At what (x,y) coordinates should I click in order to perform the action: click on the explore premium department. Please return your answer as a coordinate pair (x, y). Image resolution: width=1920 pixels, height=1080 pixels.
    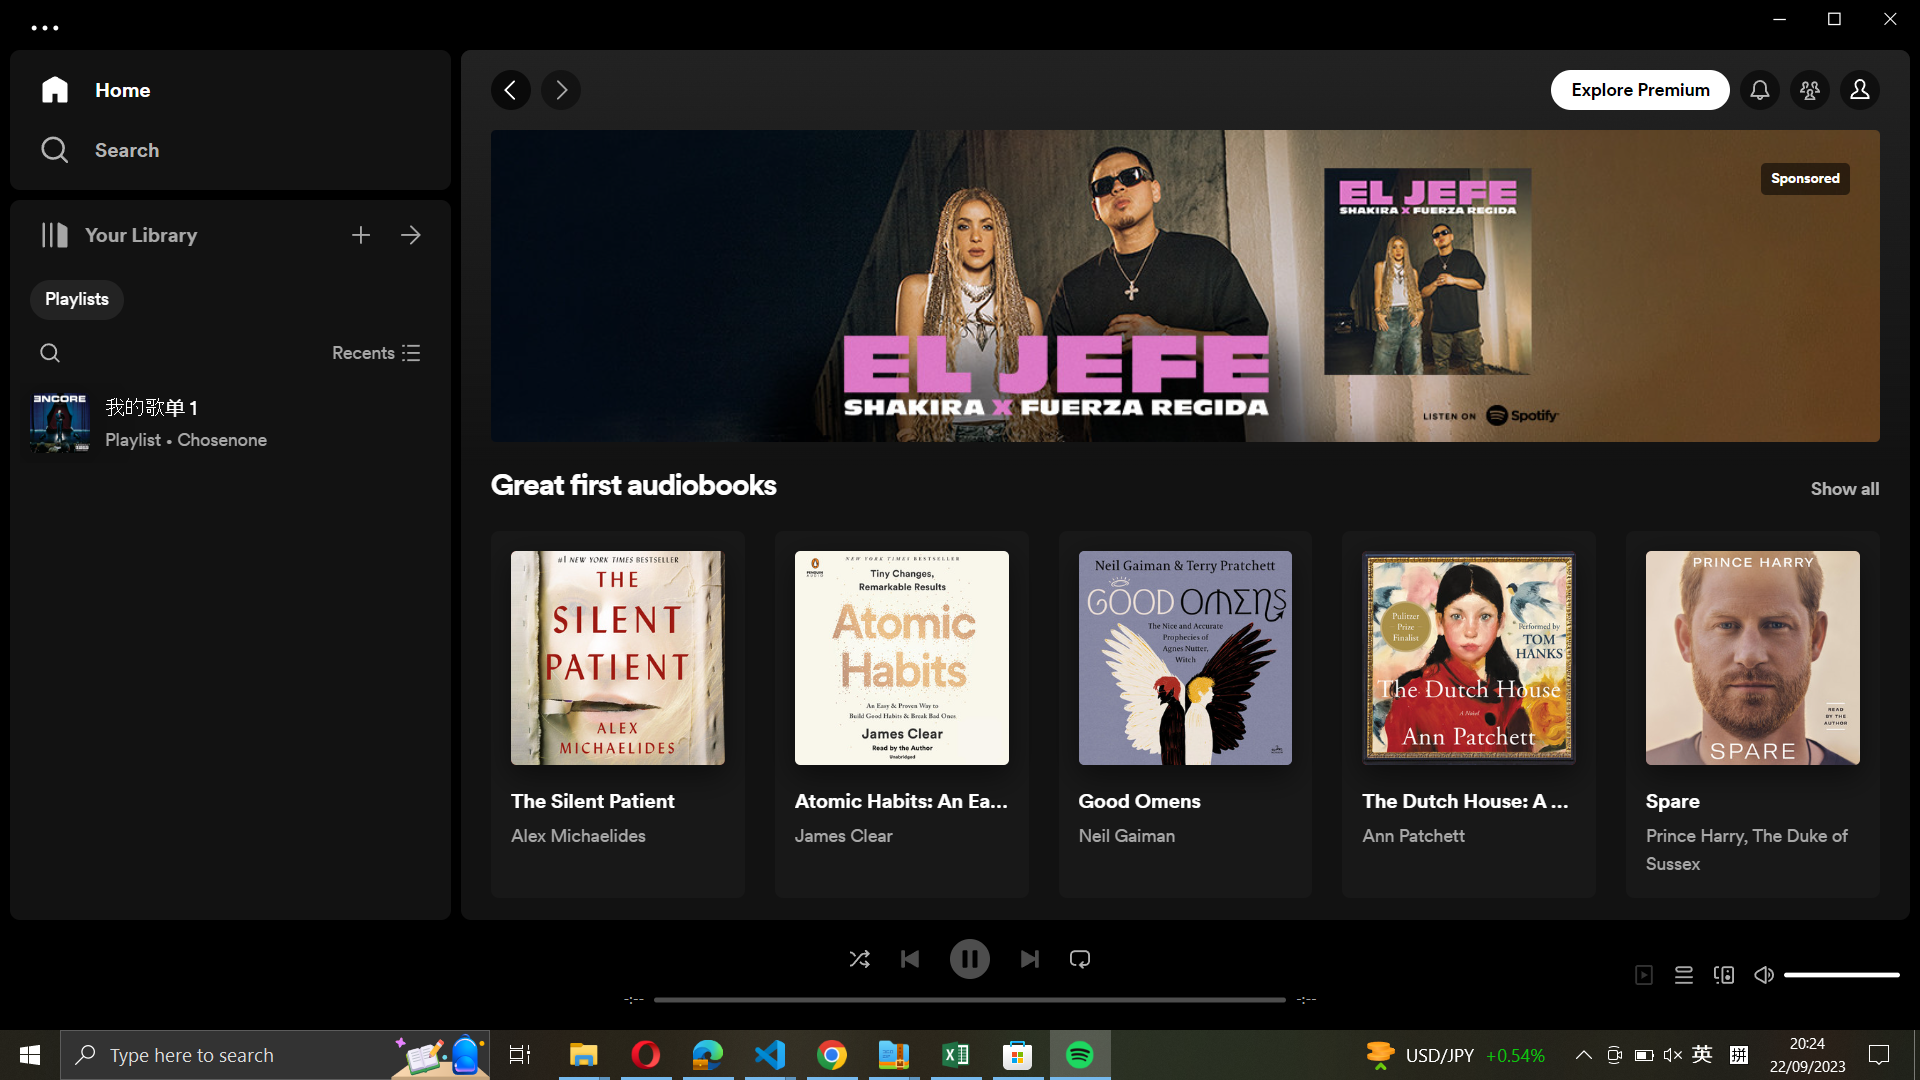
    Looking at the image, I should click on (1642, 88).